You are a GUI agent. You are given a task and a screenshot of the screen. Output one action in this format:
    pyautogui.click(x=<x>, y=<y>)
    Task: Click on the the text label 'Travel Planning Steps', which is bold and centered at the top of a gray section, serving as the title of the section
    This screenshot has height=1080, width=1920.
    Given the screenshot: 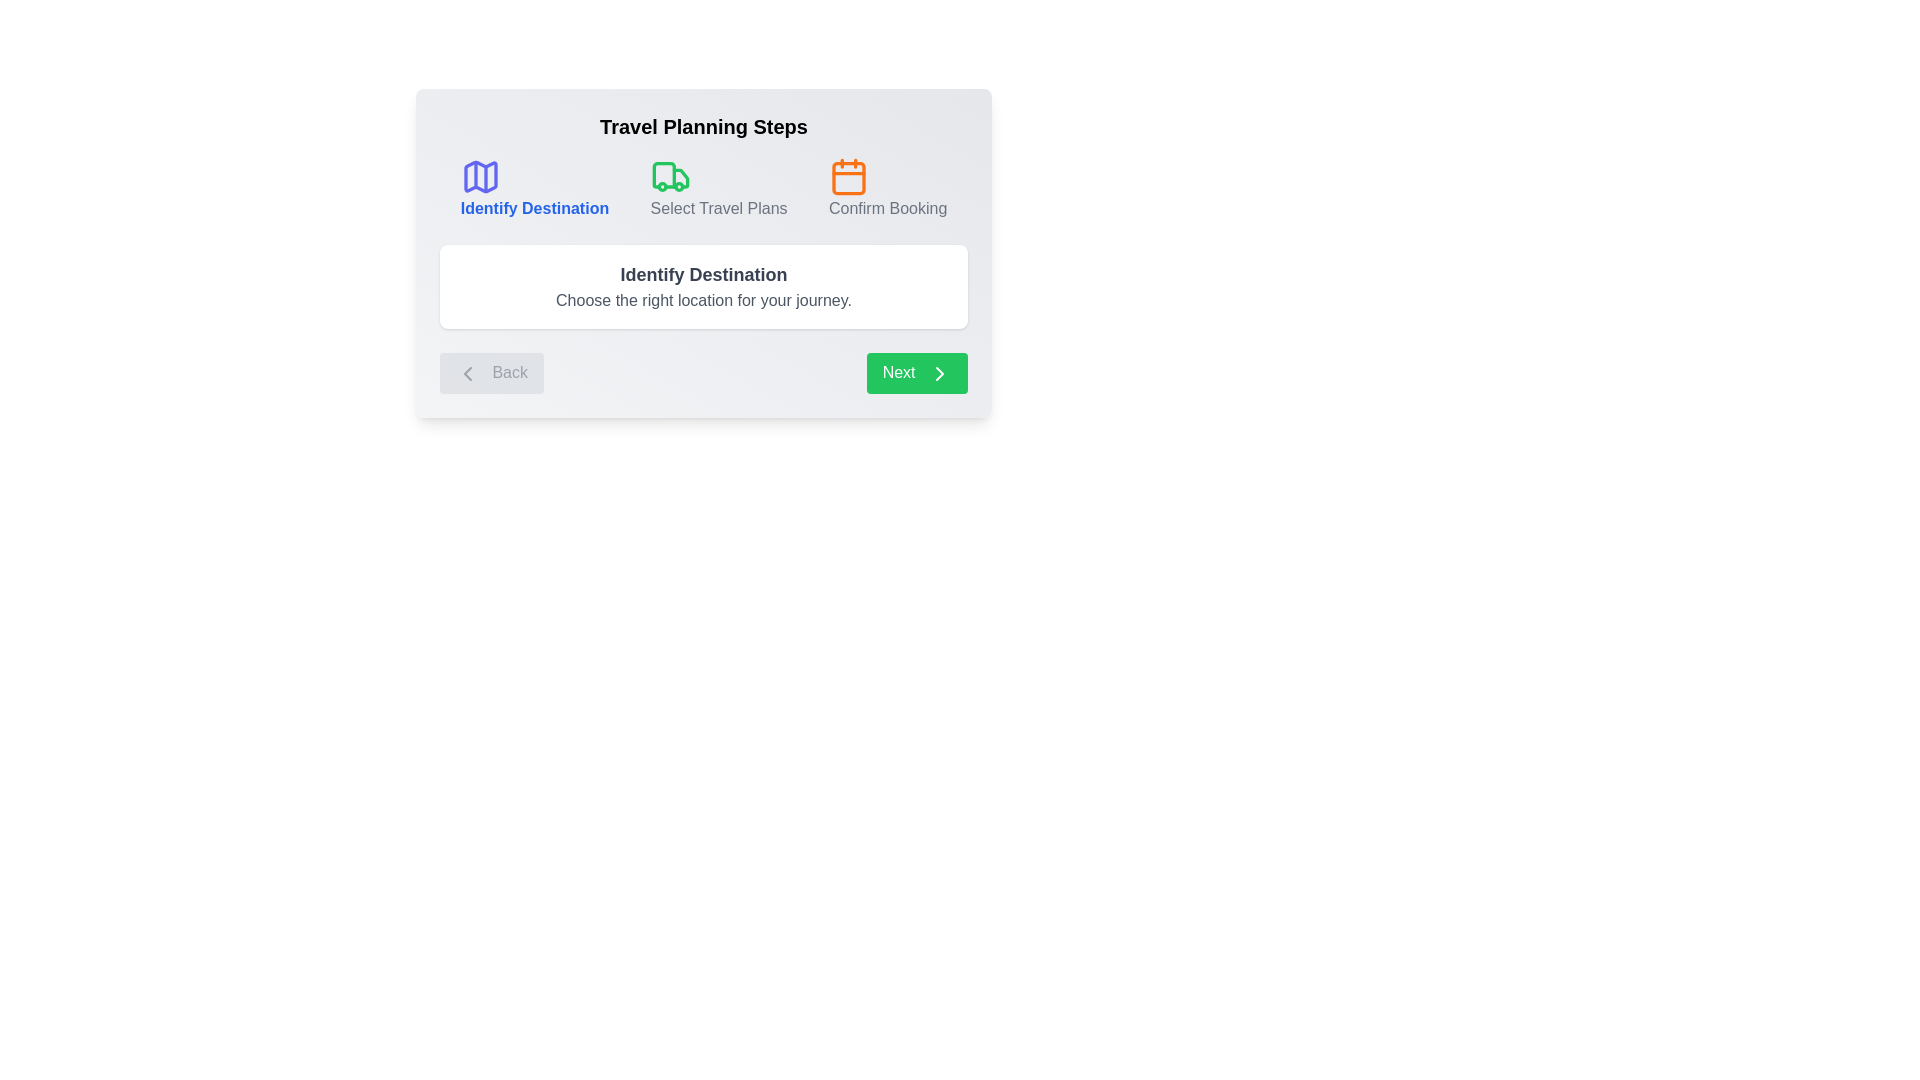 What is the action you would take?
    pyautogui.click(x=704, y=127)
    